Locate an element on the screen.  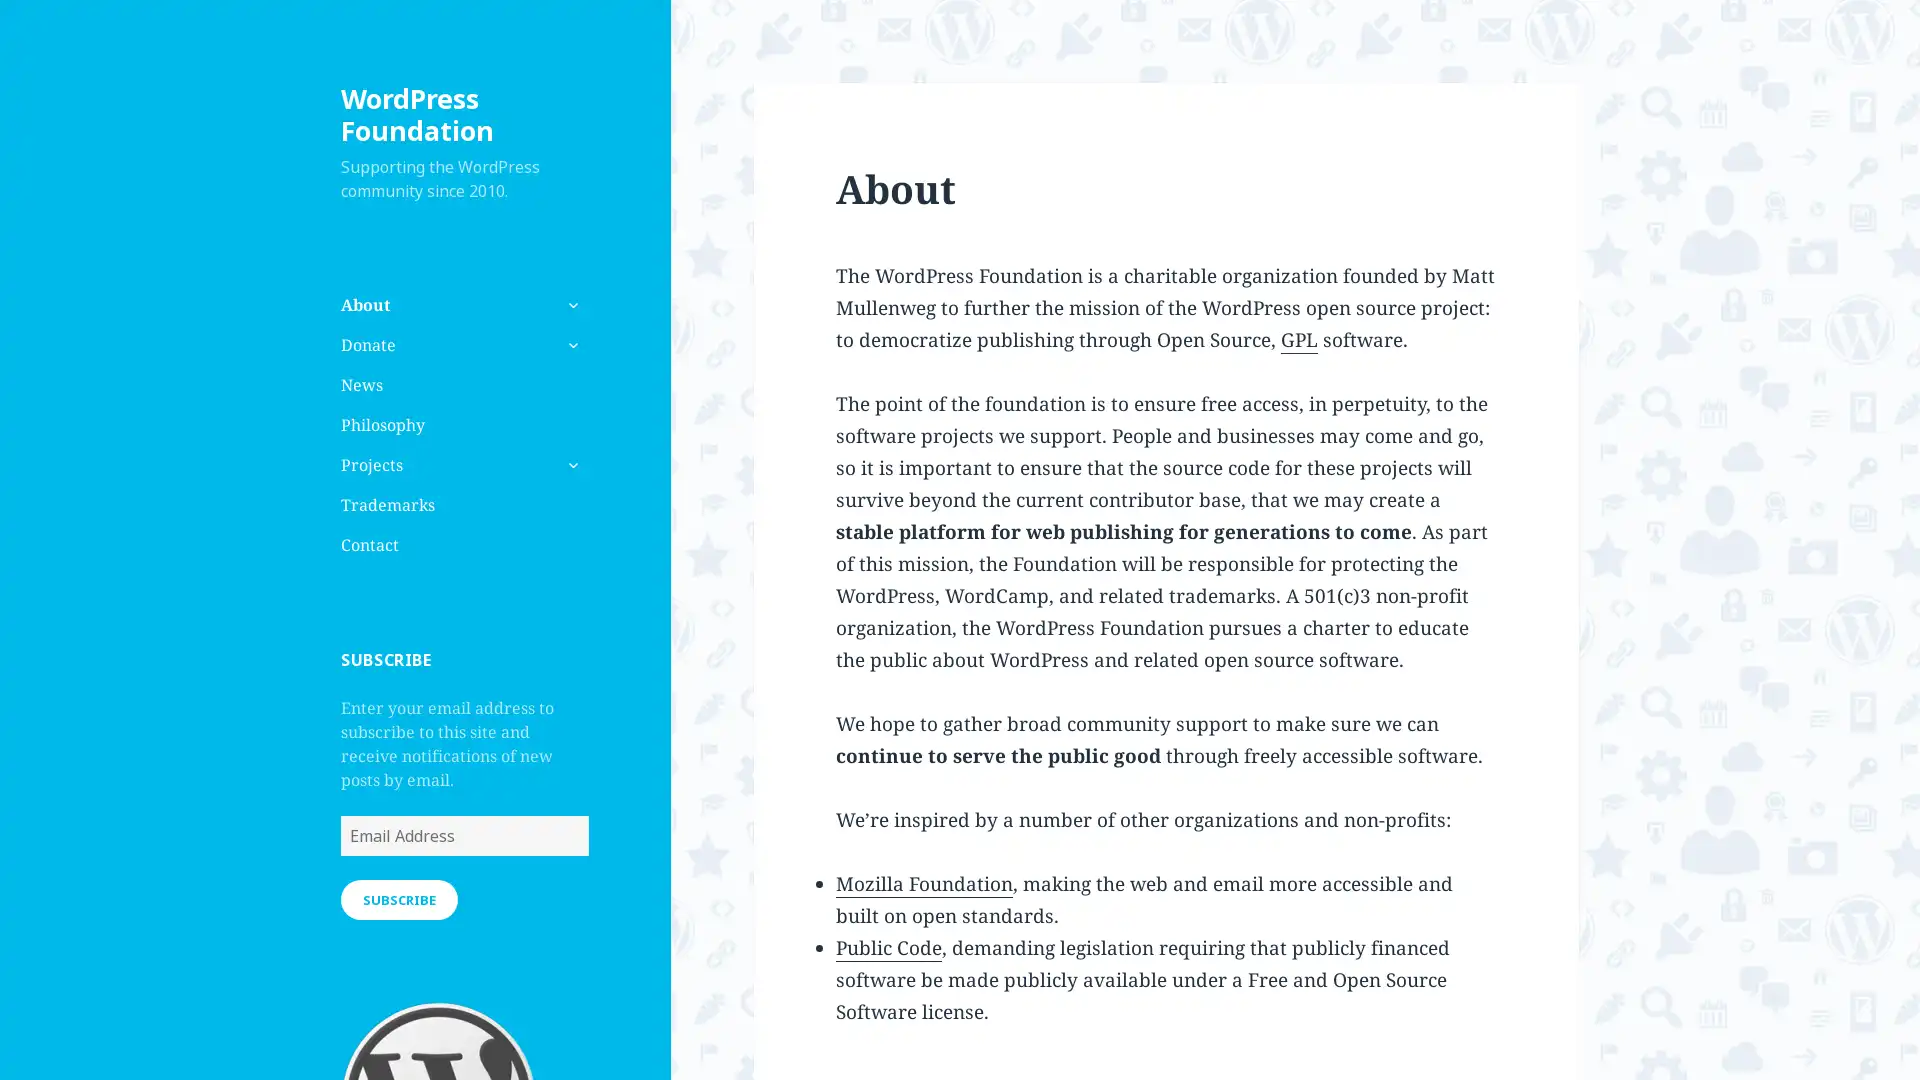
expand child menu is located at coordinates (570, 343).